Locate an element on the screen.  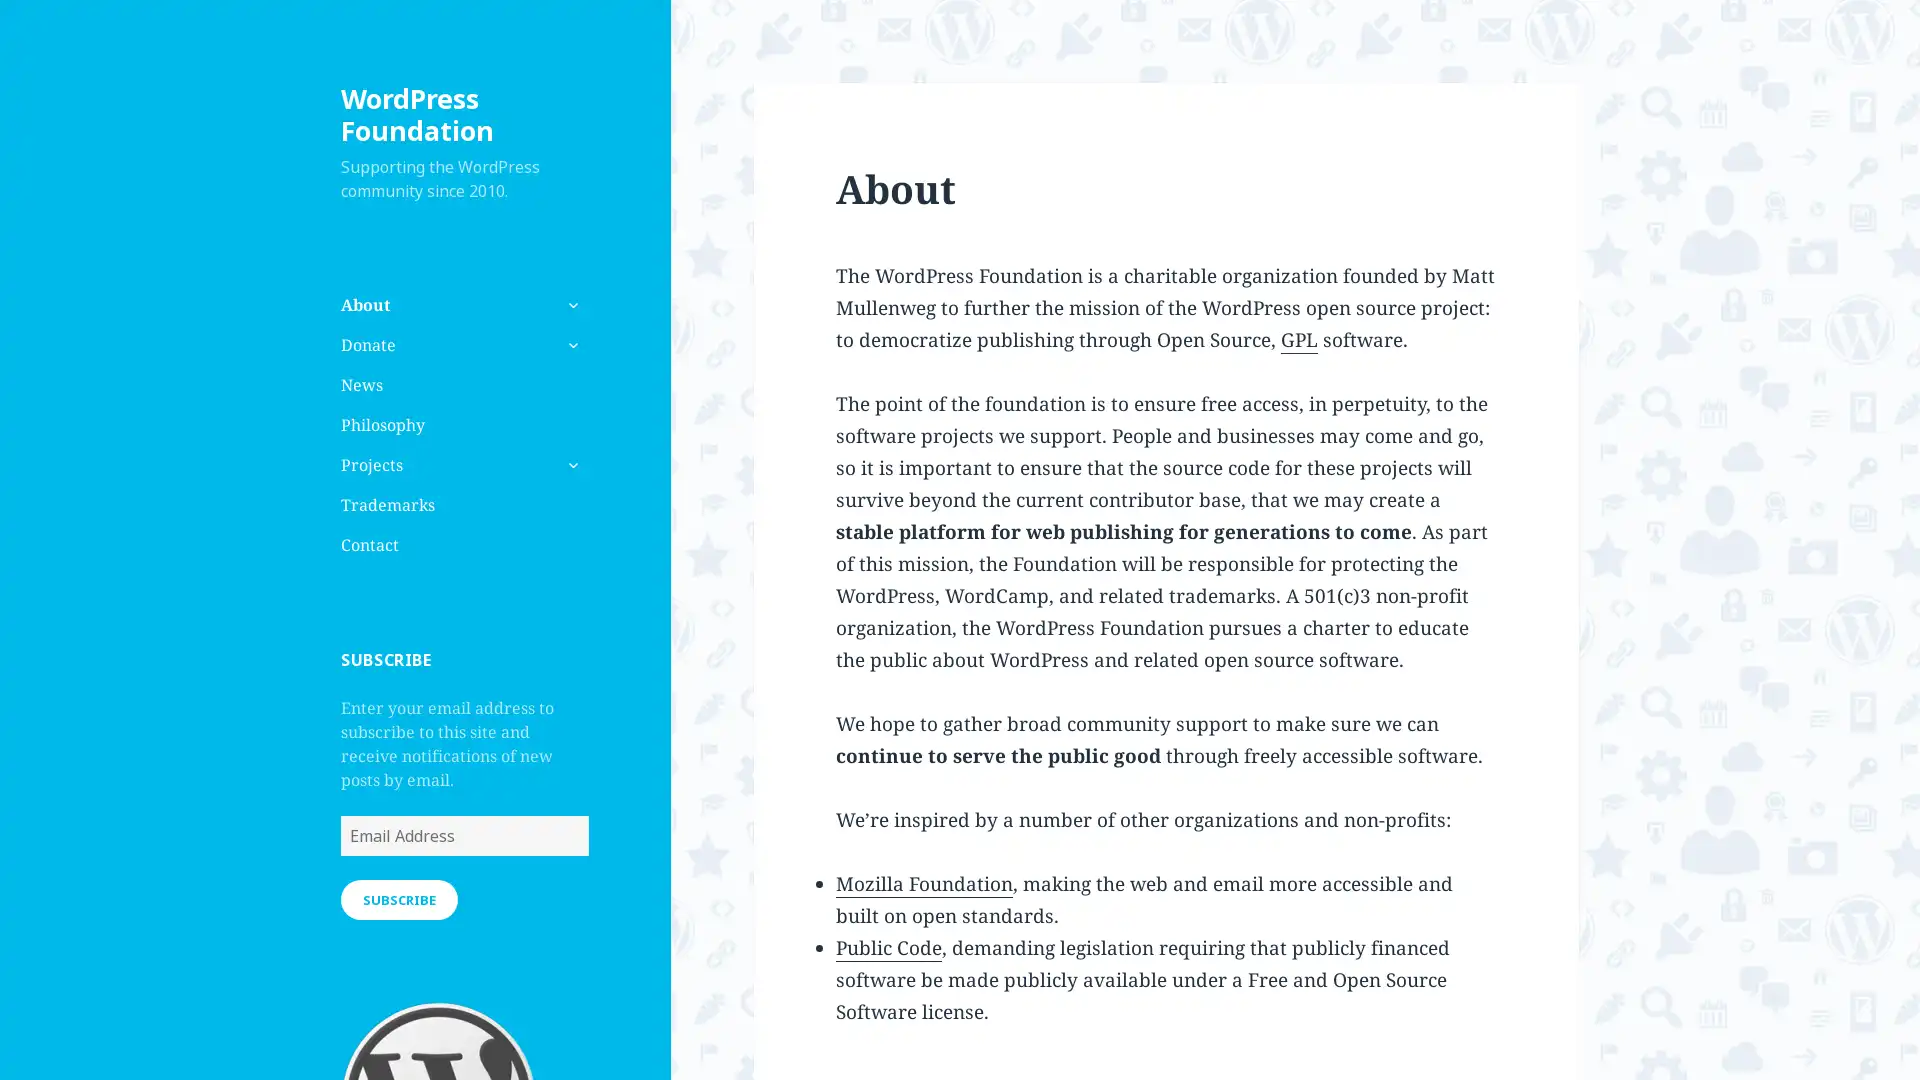
expand child menu is located at coordinates (570, 343).